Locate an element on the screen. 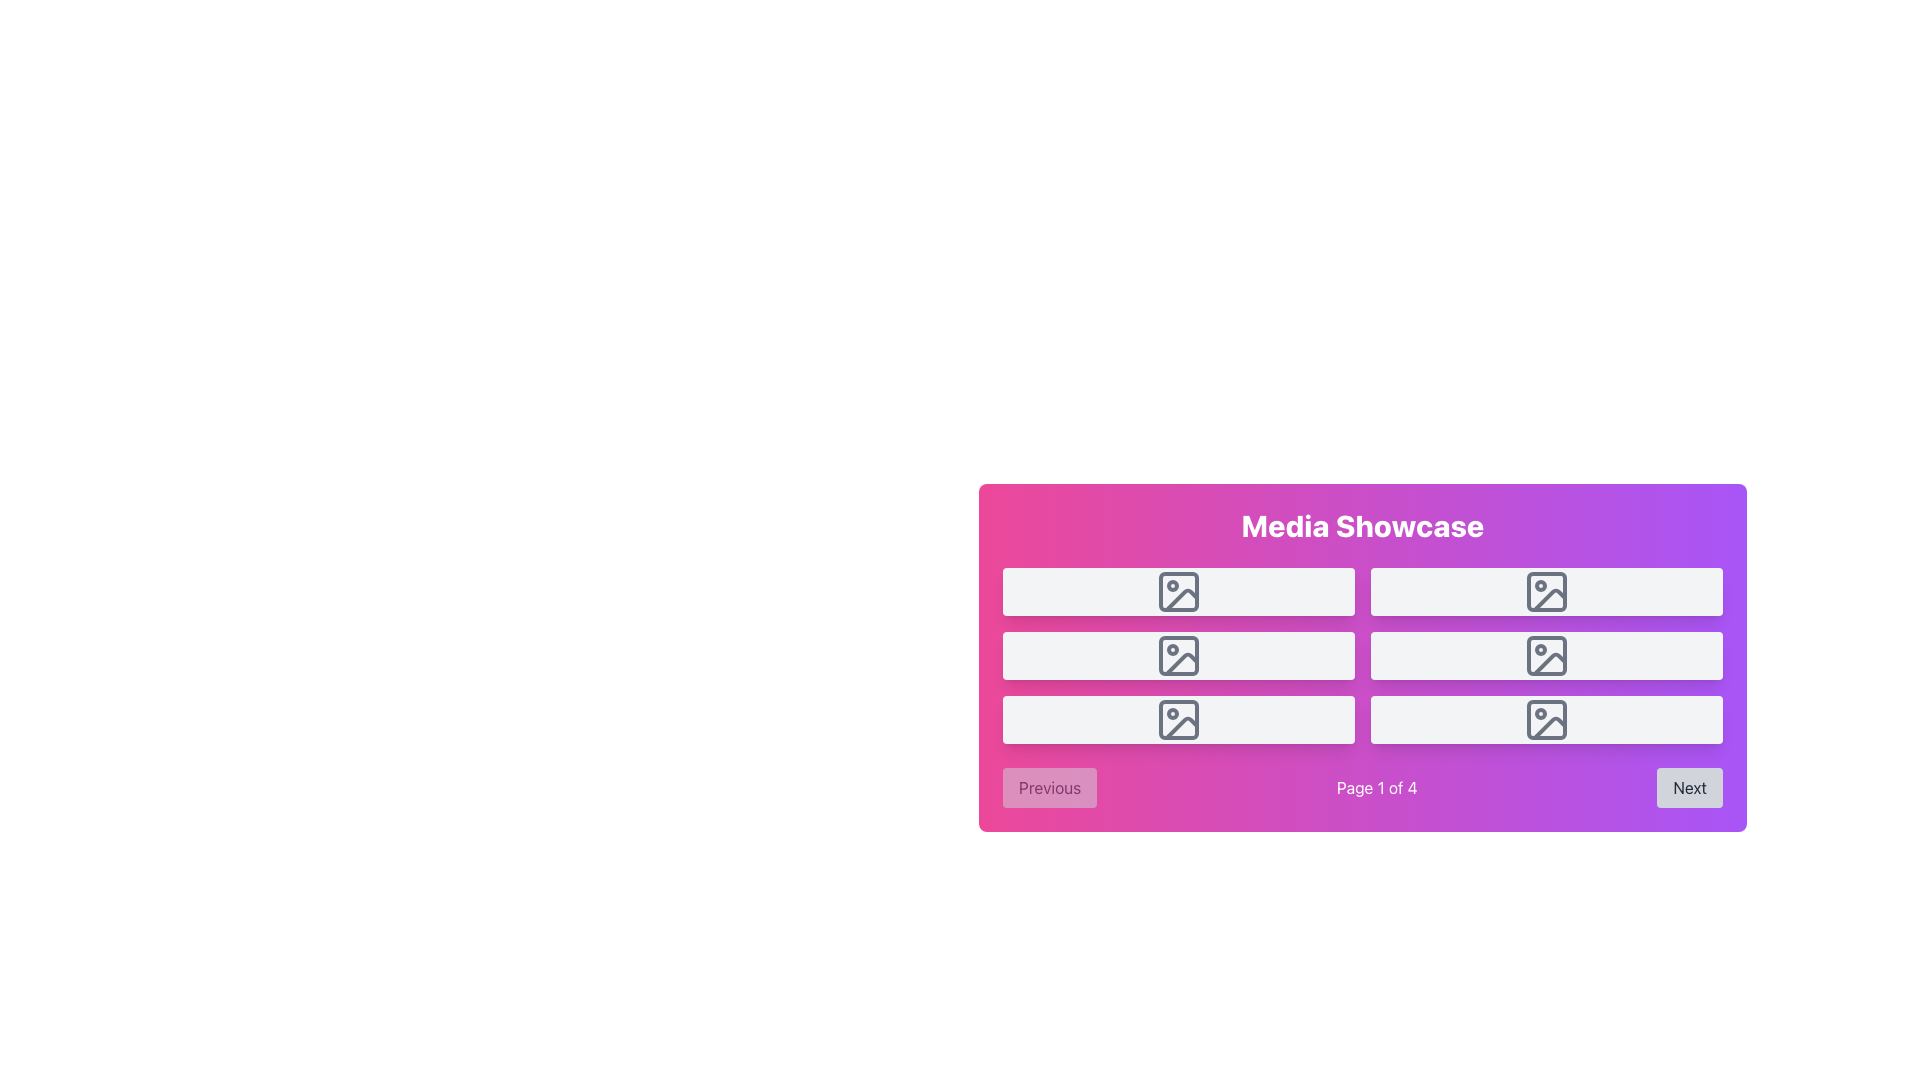 This screenshot has width=1920, height=1080. the image placeholder SVG icon located in the 'Media Showcase' section, specifically in the second row and left column of the grid is located at coordinates (1179, 655).